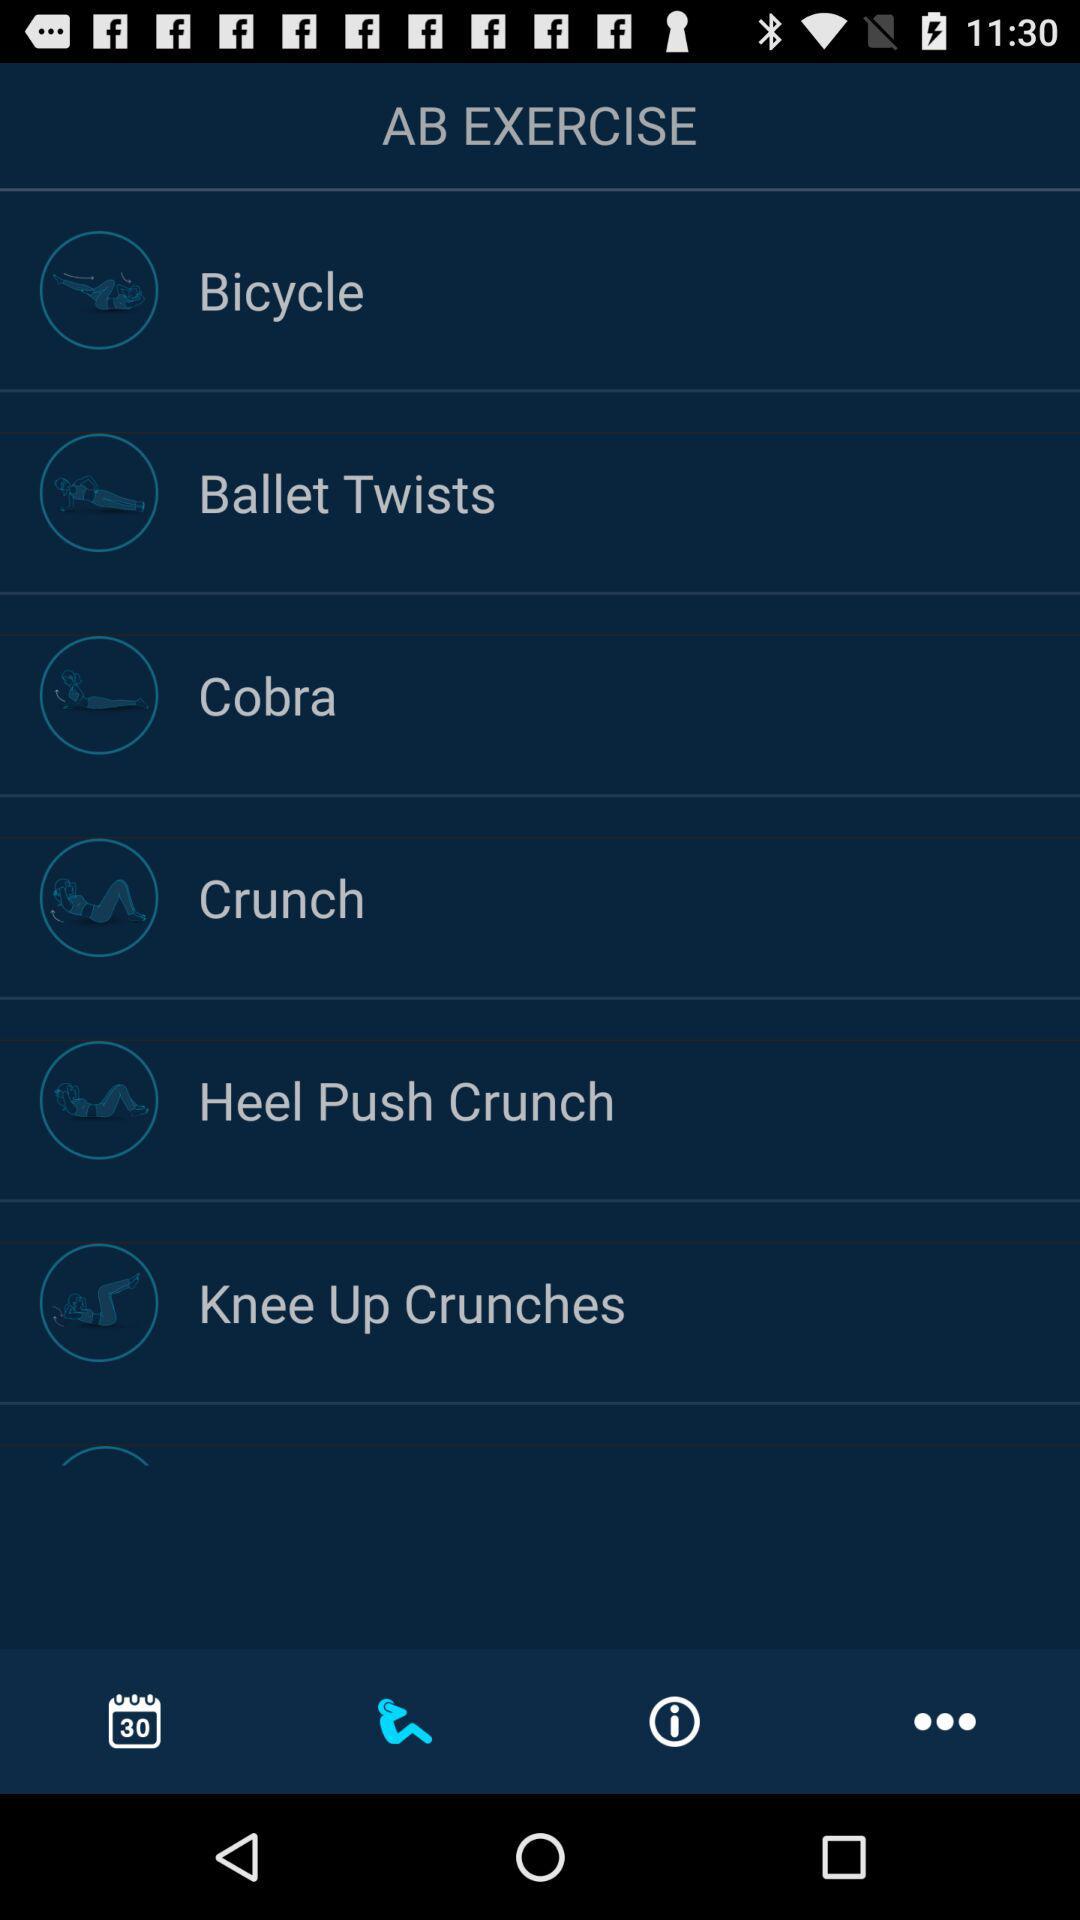 This screenshot has height=1920, width=1080. Describe the element at coordinates (639, 694) in the screenshot. I see `the cobra` at that location.